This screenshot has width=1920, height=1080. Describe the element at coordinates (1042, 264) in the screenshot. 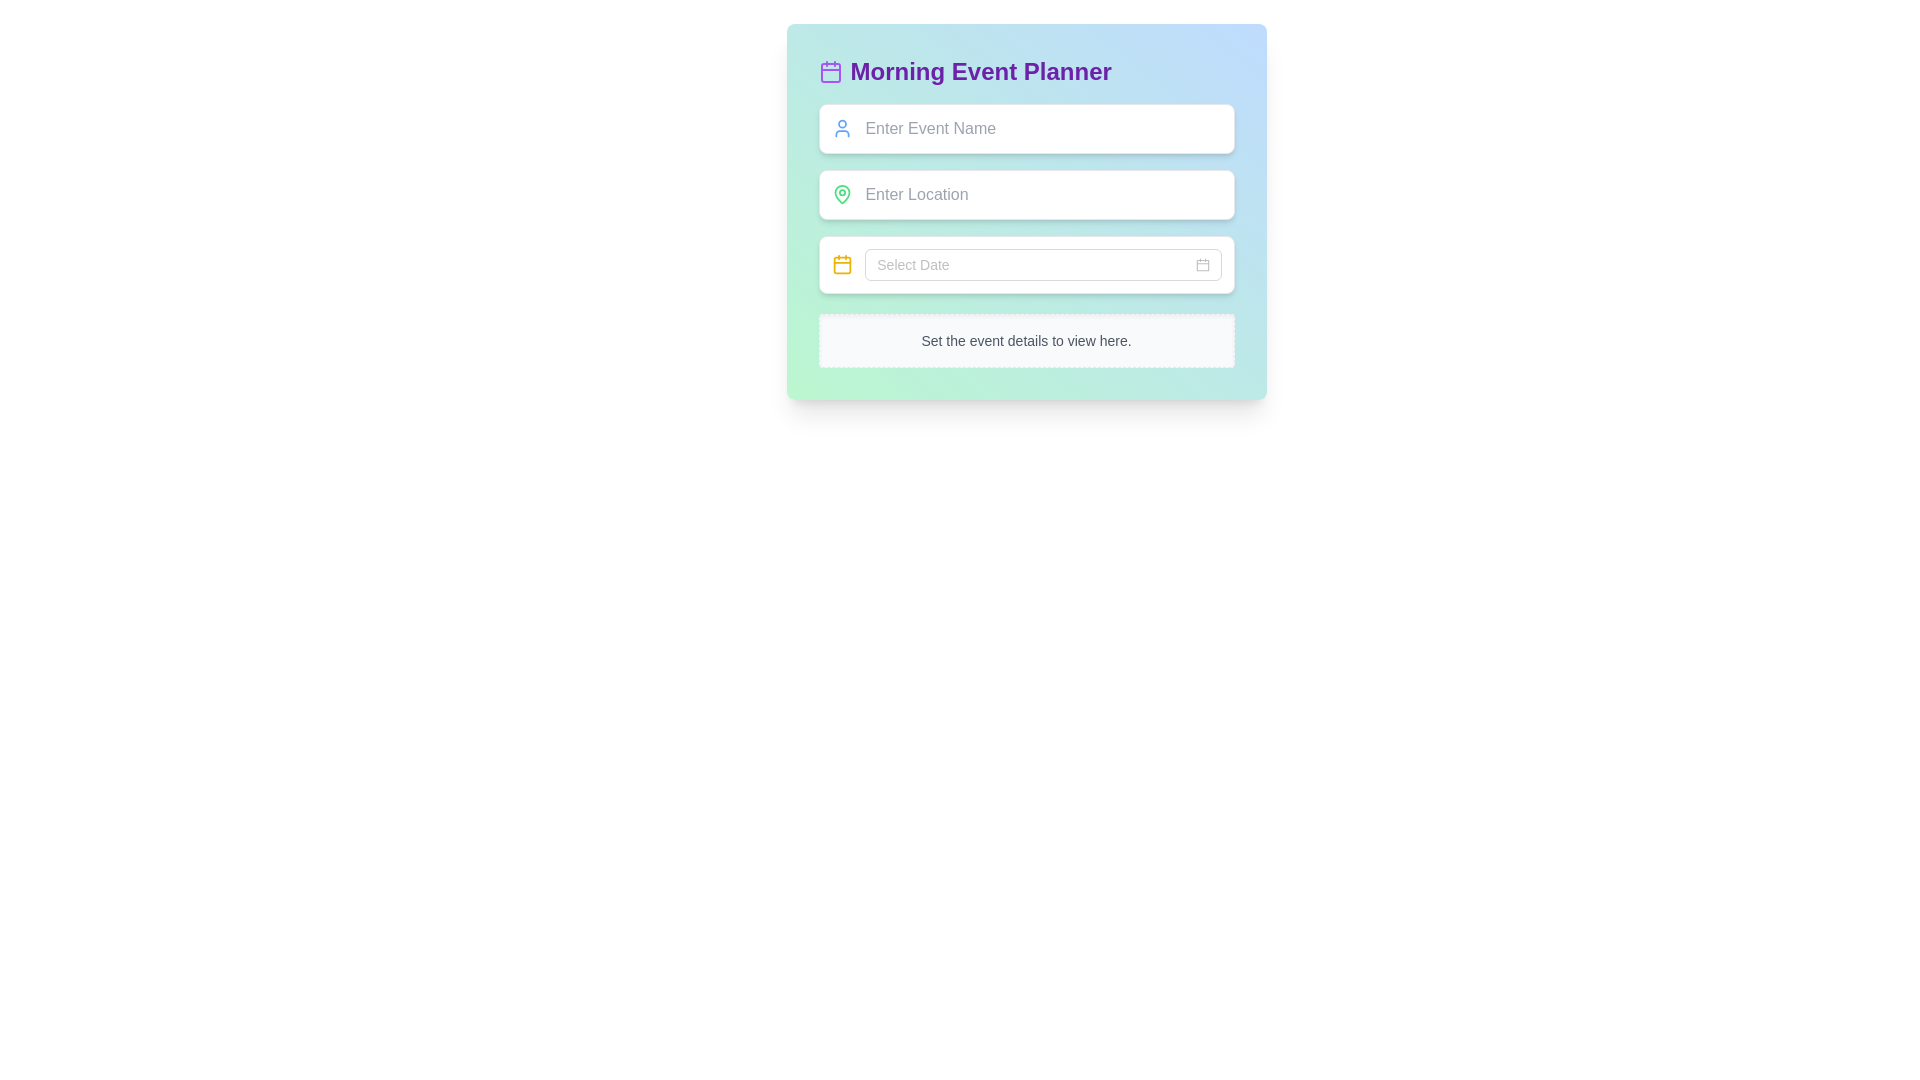

I see `the Date picker input field located within the 'Morning Event Planner' card, which is the third input field below 'Enter Location' and above the button 'Set the event details` at that location.